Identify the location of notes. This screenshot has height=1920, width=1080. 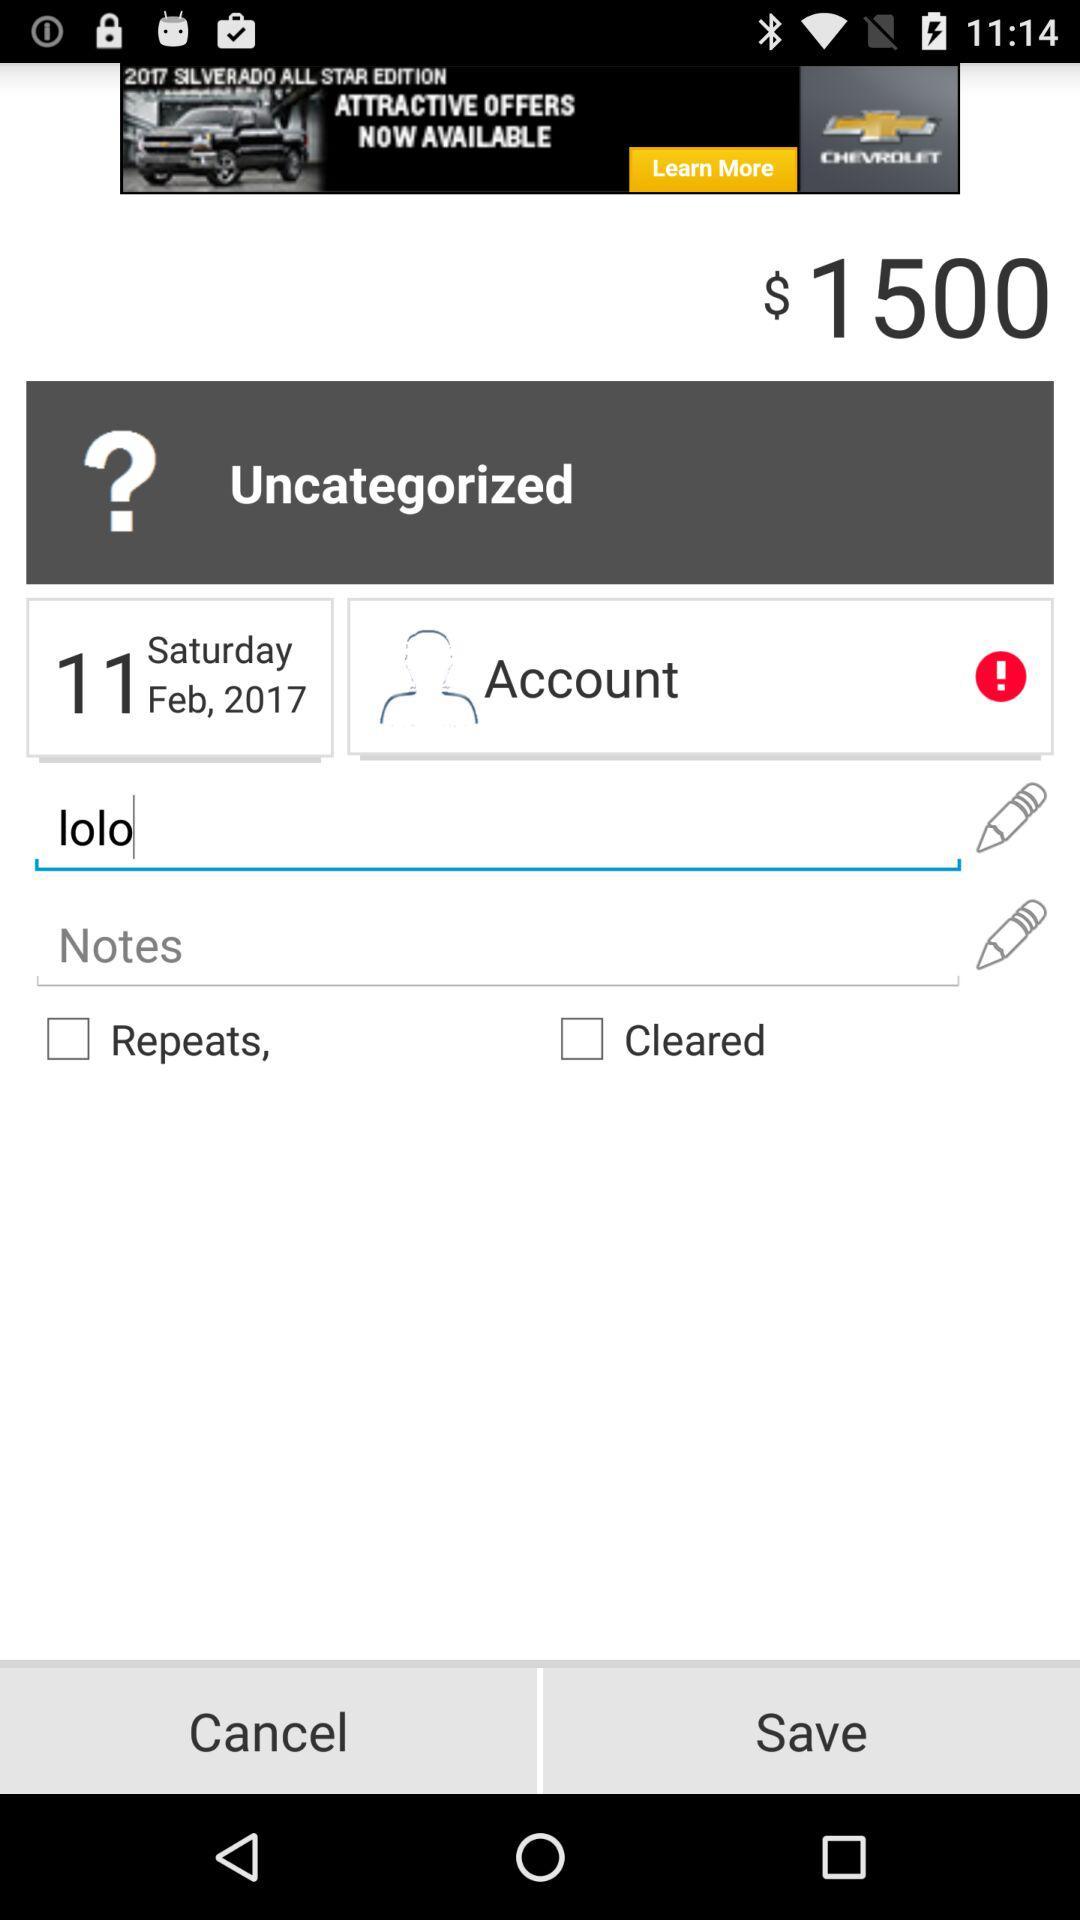
(496, 944).